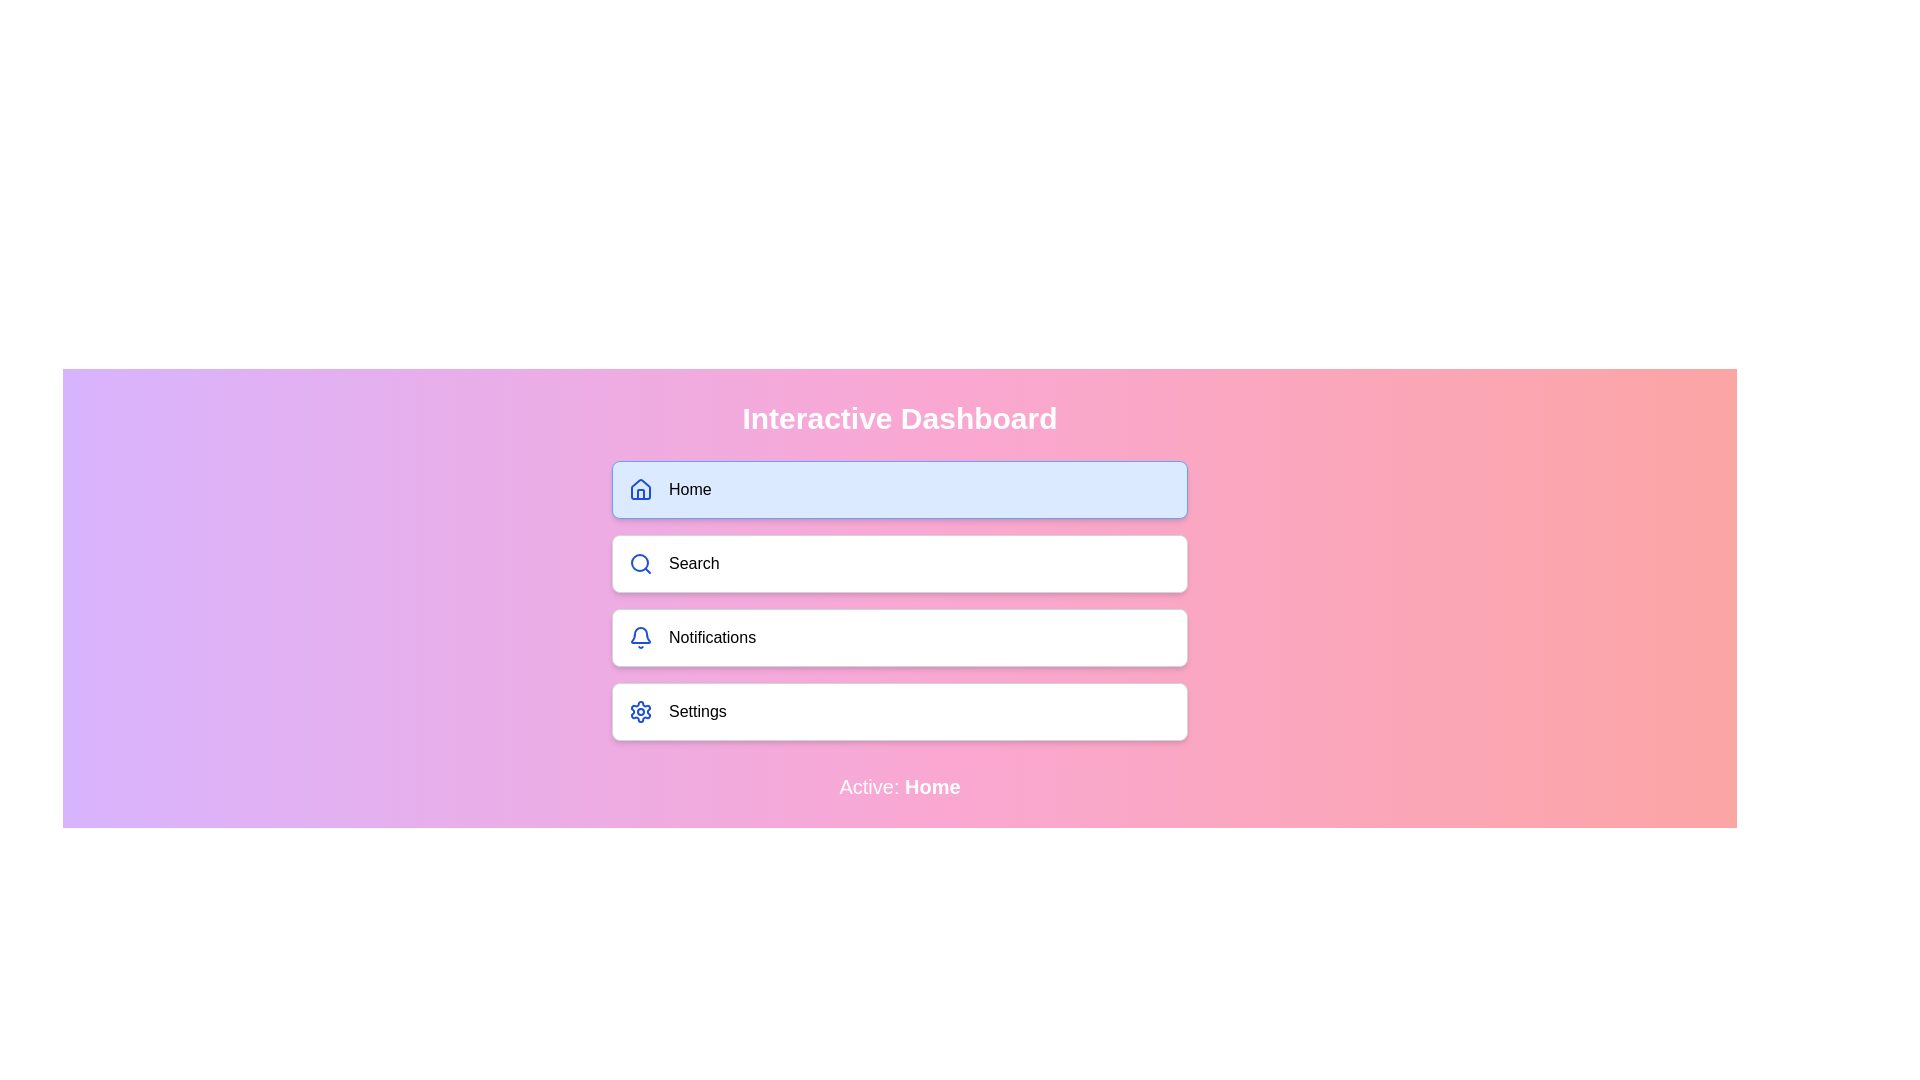  Describe the element at coordinates (899, 711) in the screenshot. I see `the Settings navigation menu item` at that location.